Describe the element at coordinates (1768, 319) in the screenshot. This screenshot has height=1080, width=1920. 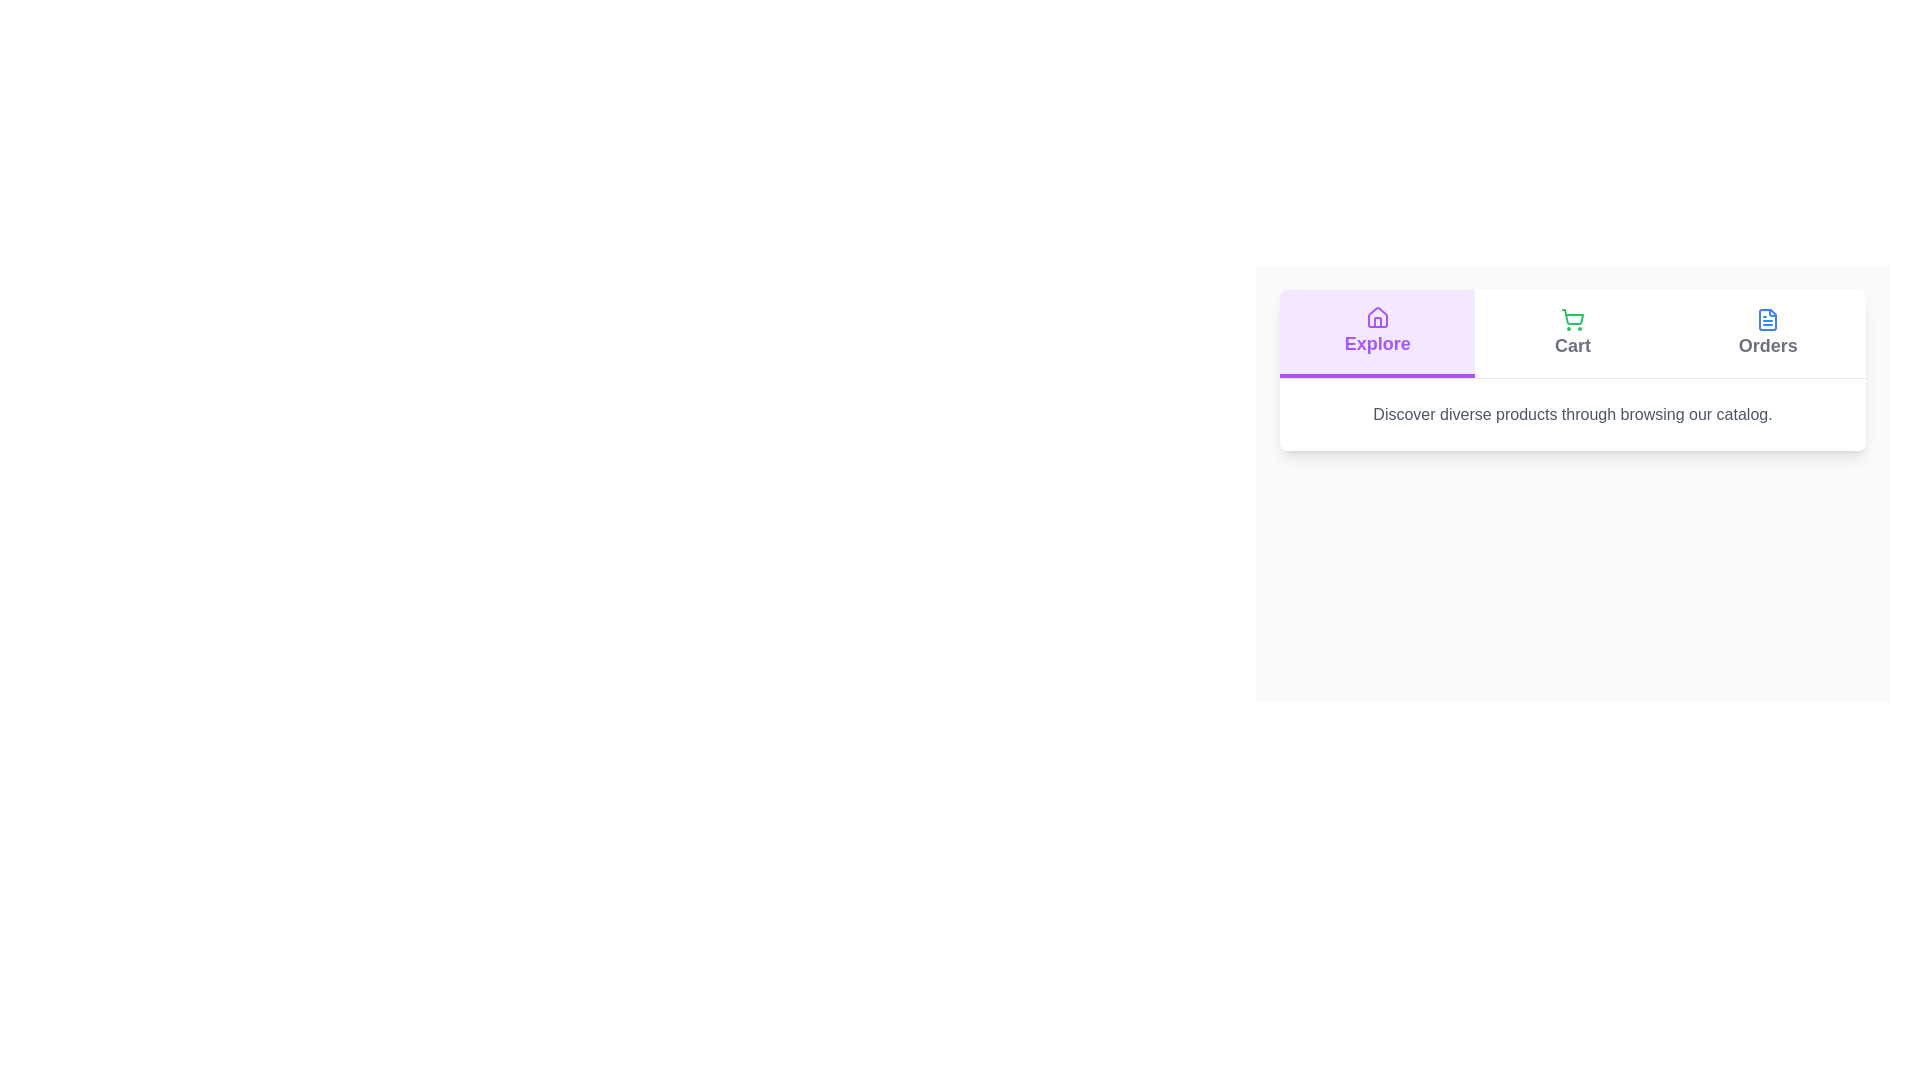
I see `the icon for the Orders tab to examine its visual representation` at that location.